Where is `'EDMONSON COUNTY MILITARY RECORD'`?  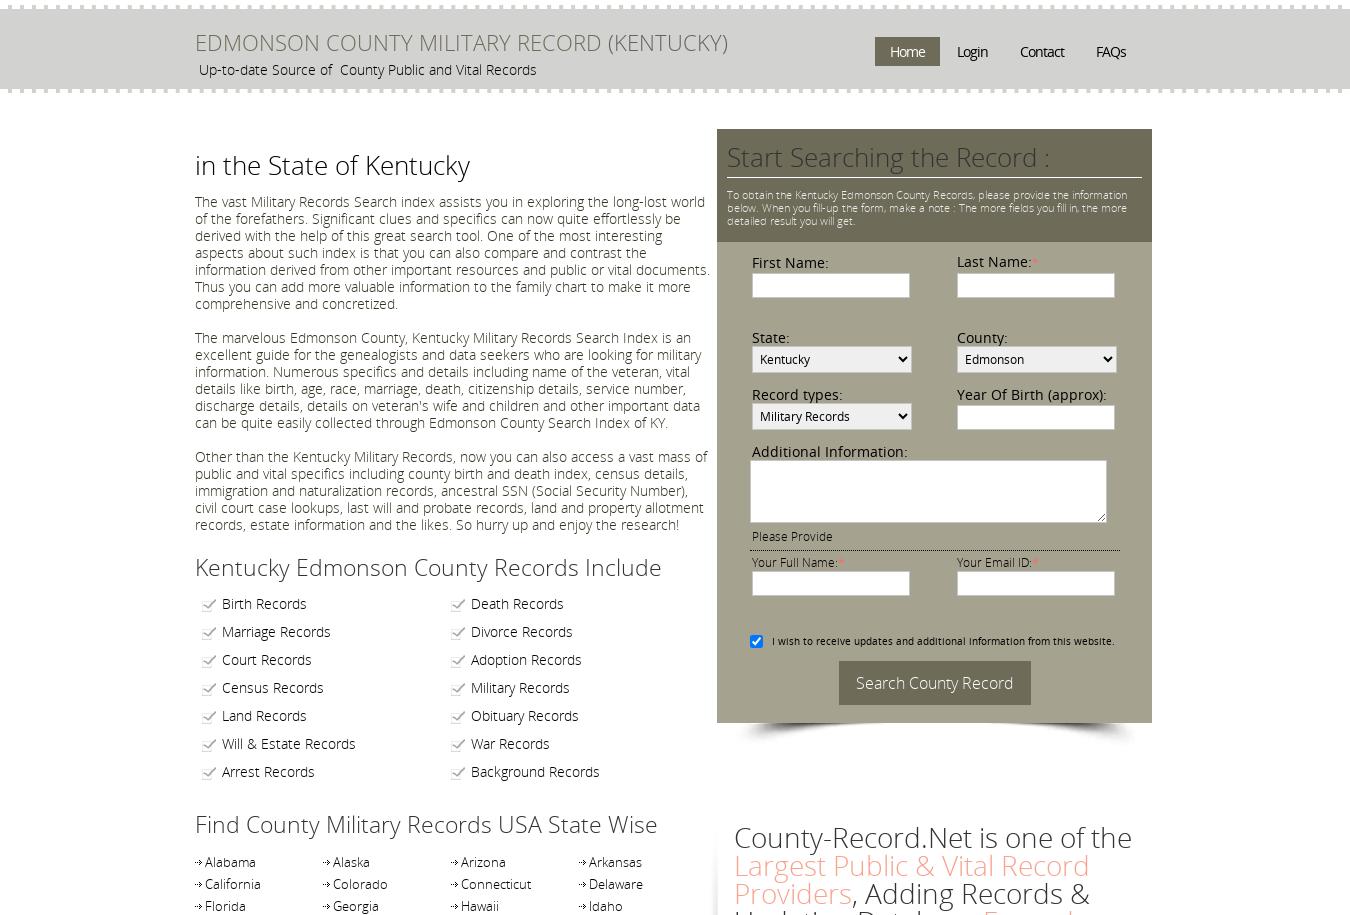
'EDMONSON COUNTY MILITARY RECORD' is located at coordinates (398, 41).